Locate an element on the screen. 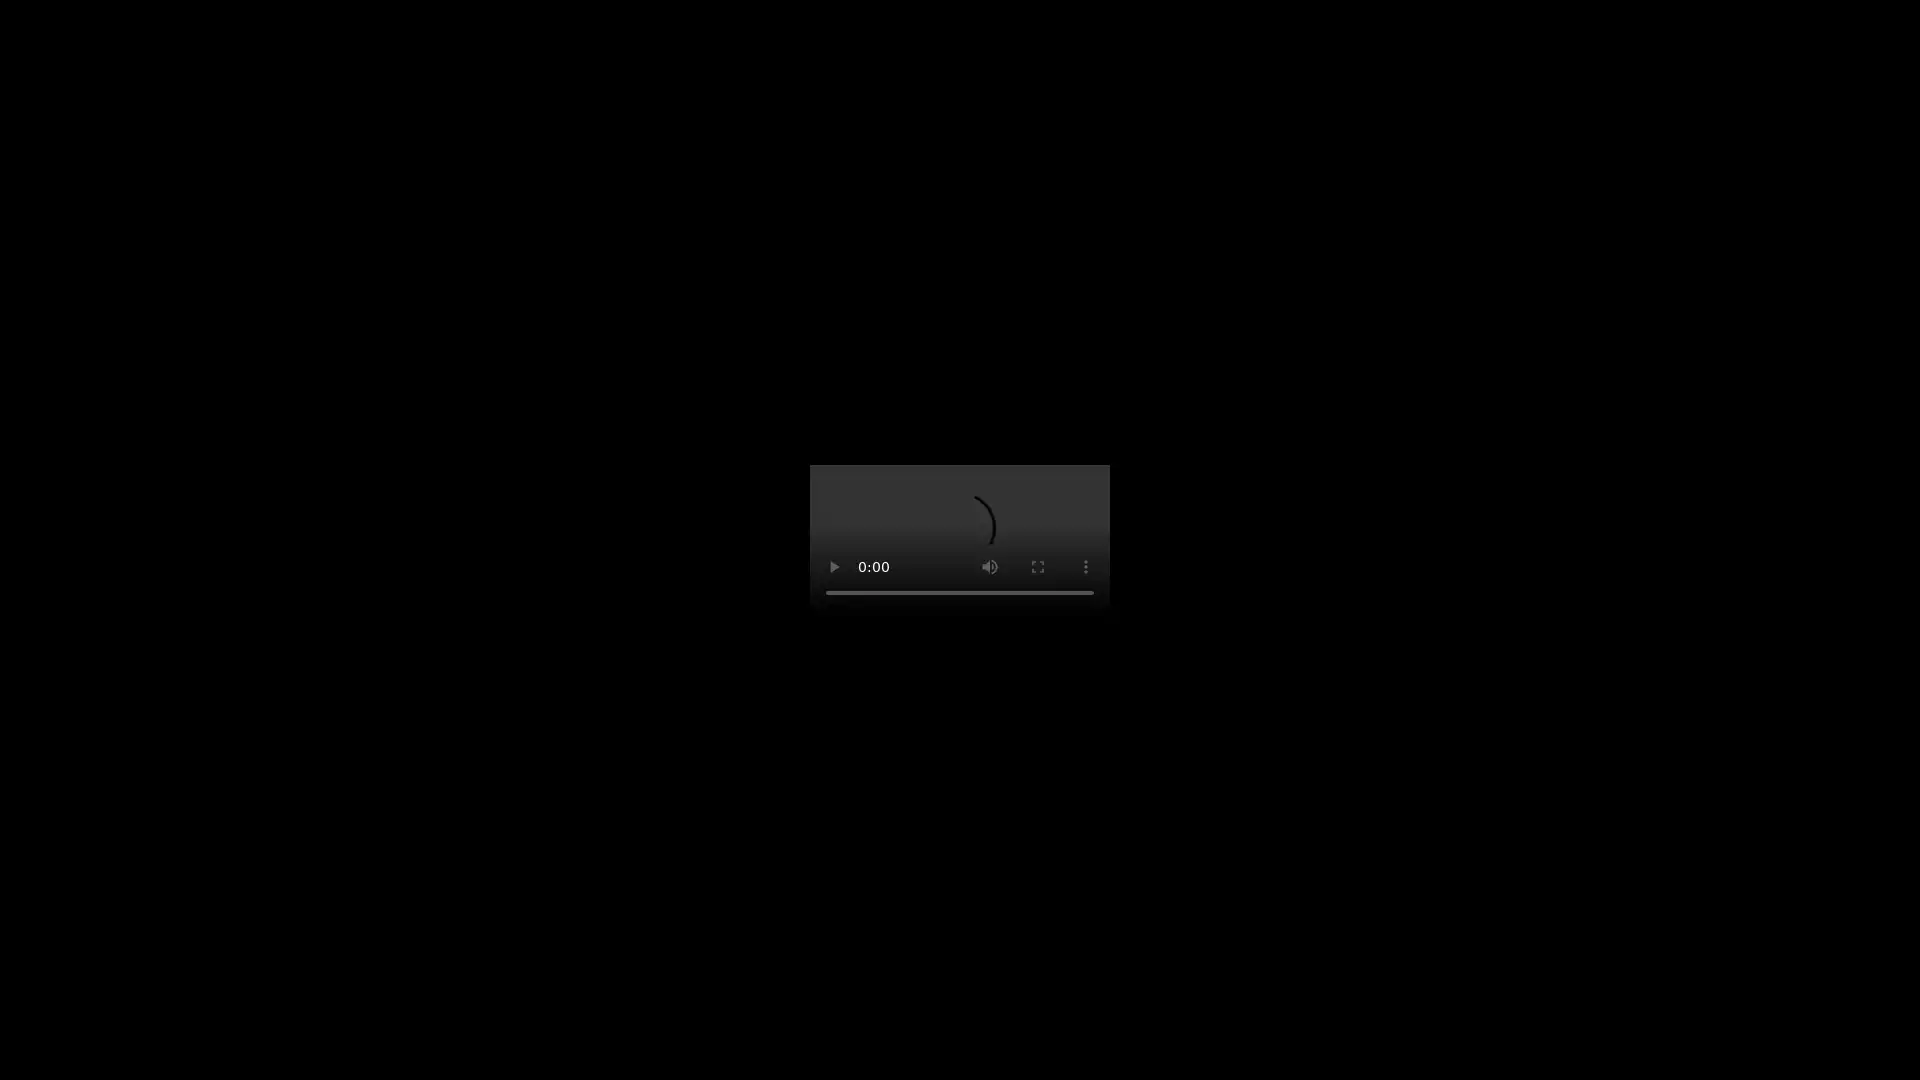 This screenshot has width=1920, height=1080. mute is located at coordinates (989, 567).